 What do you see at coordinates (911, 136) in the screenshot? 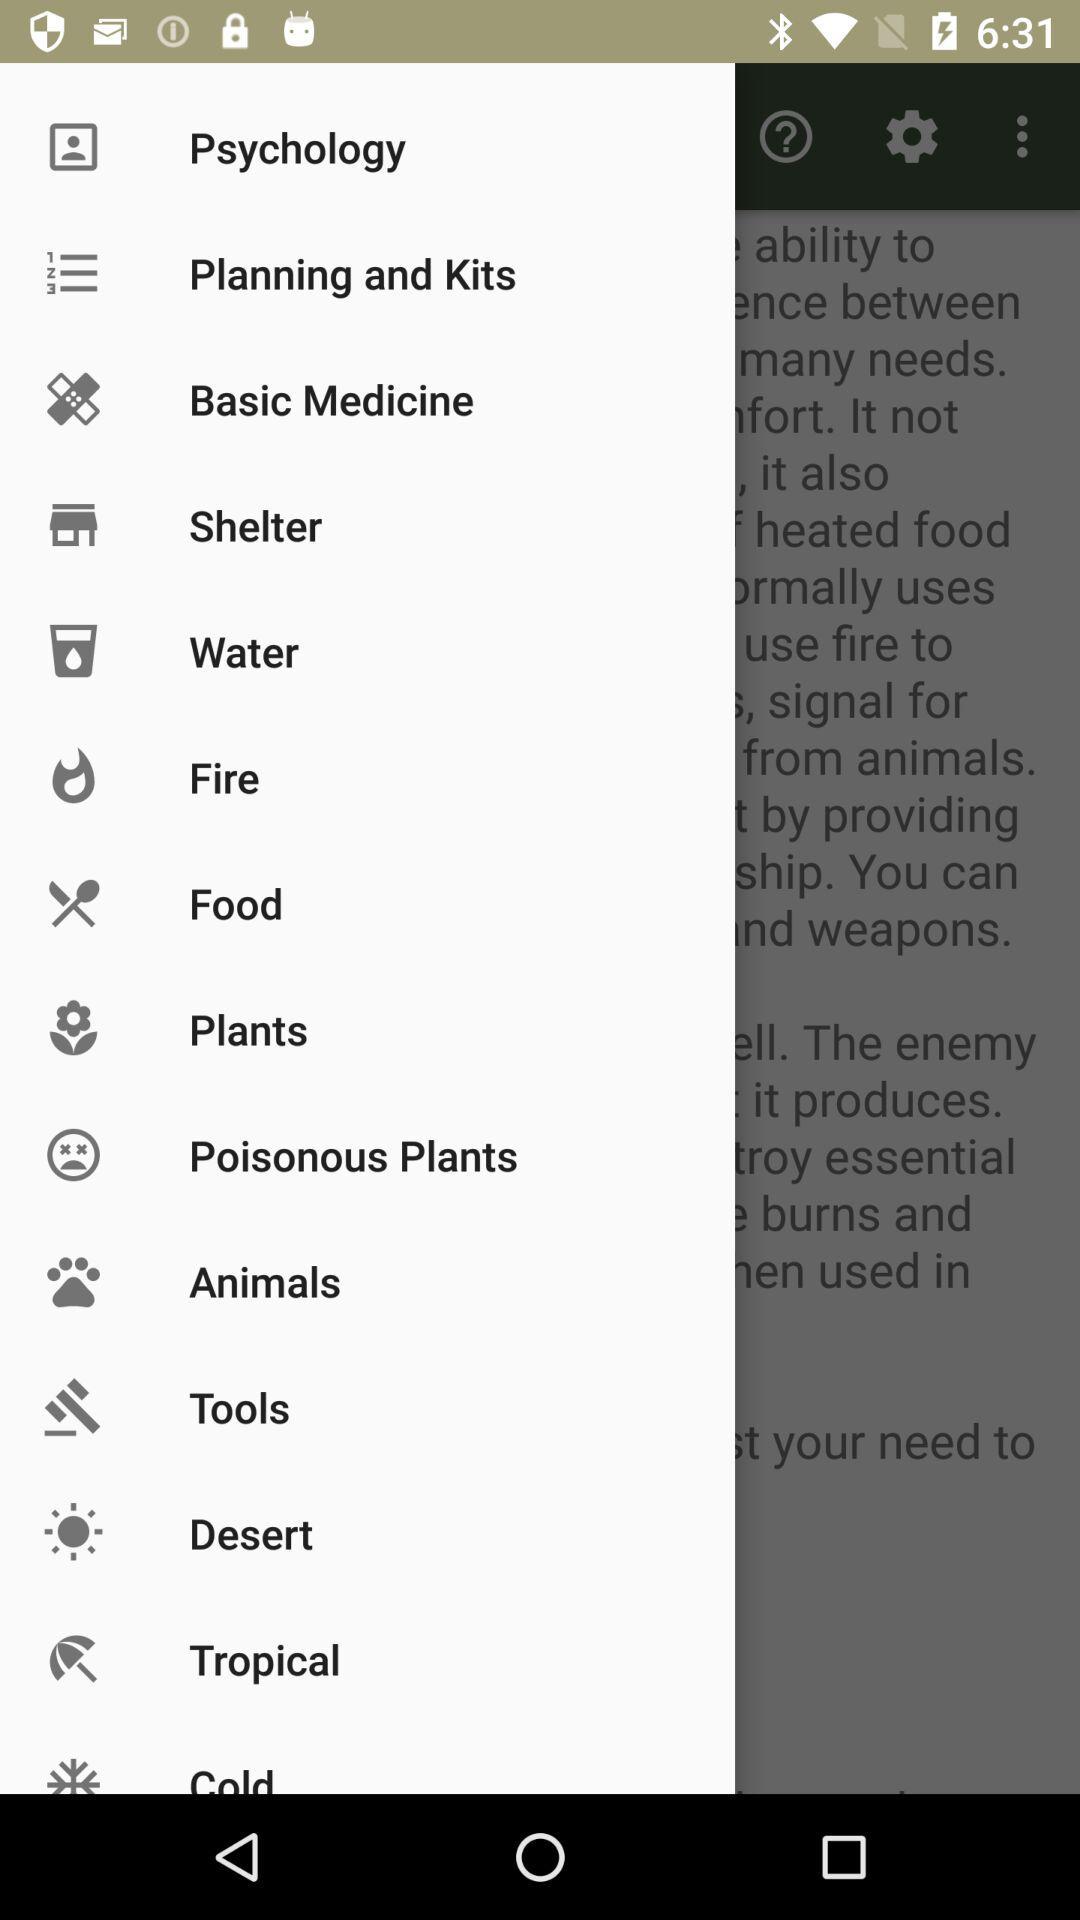
I see `the settings symbol` at bounding box center [911, 136].